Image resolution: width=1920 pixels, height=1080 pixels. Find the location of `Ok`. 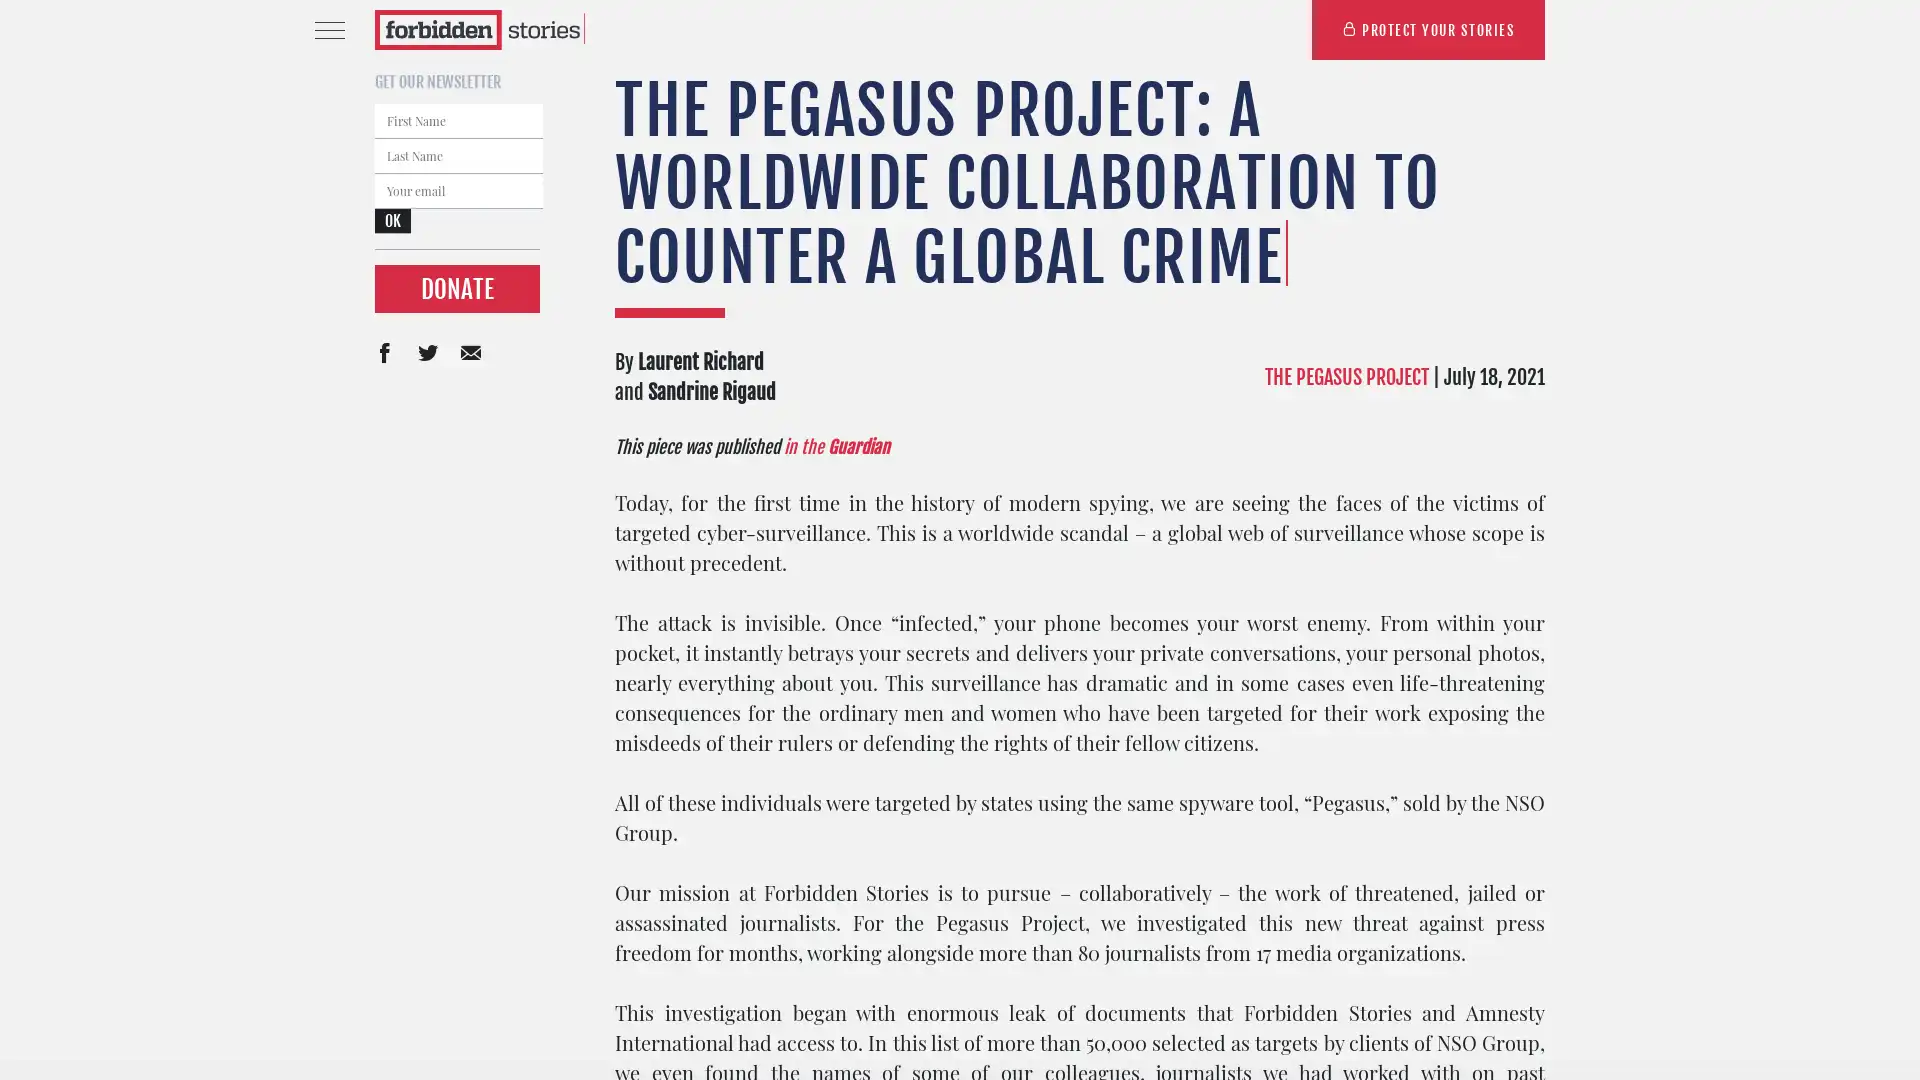

Ok is located at coordinates (393, 221).